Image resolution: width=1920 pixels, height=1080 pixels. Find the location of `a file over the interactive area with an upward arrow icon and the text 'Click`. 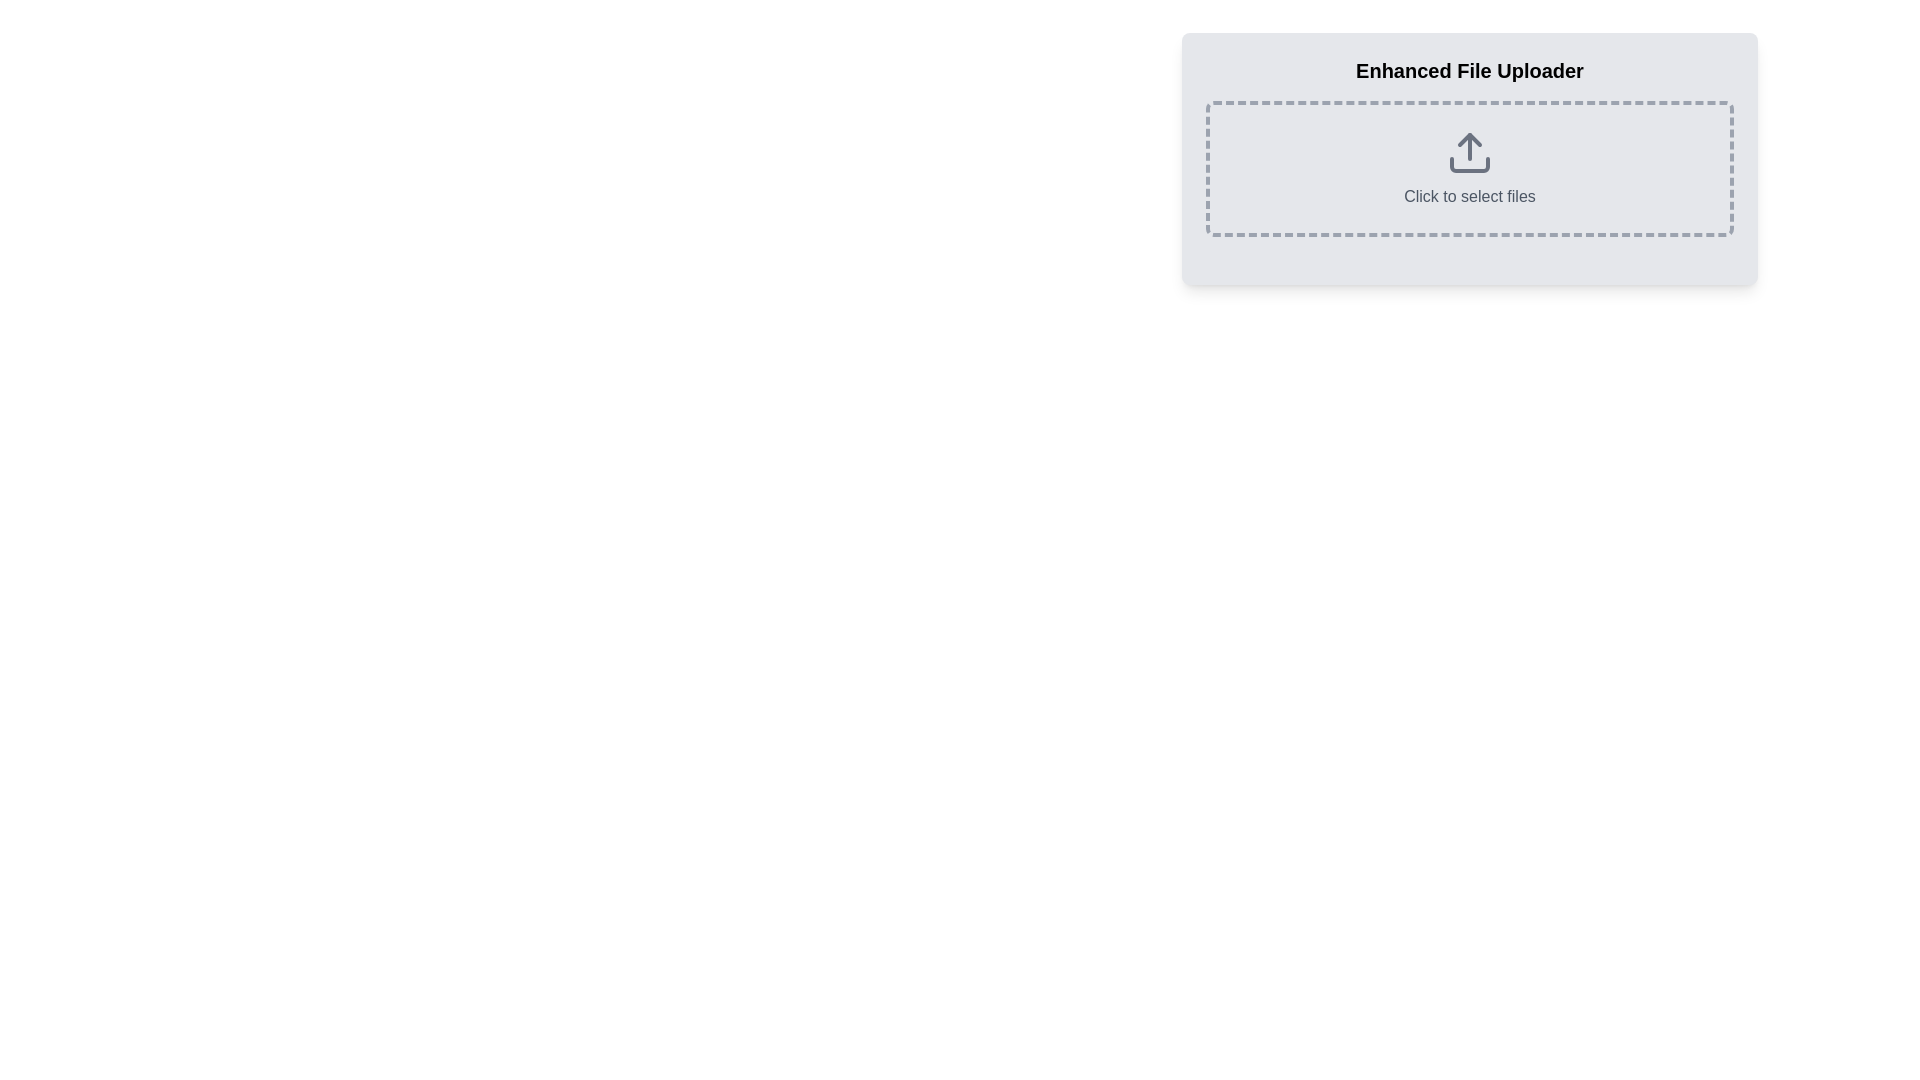

a file over the interactive area with an upward arrow icon and the text 'Click is located at coordinates (1469, 168).